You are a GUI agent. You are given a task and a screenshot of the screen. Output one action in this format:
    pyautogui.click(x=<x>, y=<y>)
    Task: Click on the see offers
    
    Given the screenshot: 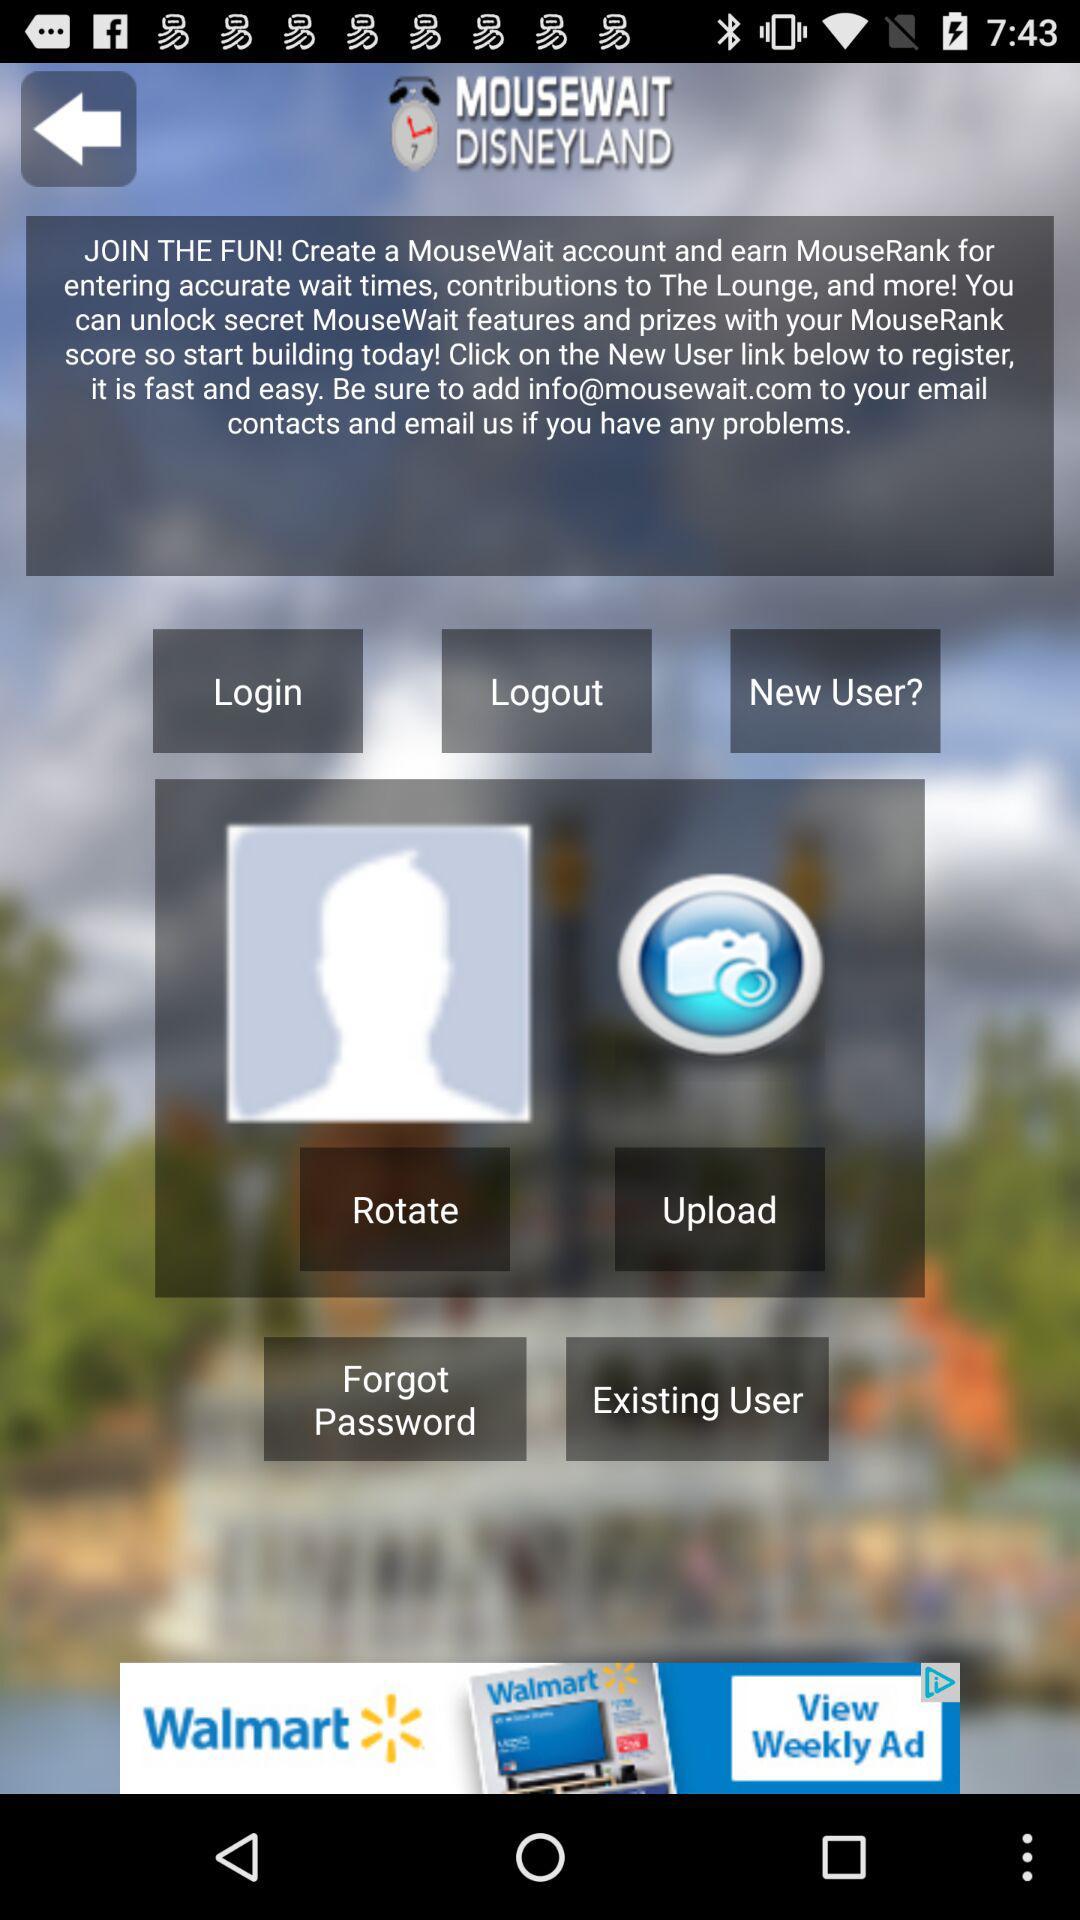 What is the action you would take?
    pyautogui.click(x=540, y=1727)
    